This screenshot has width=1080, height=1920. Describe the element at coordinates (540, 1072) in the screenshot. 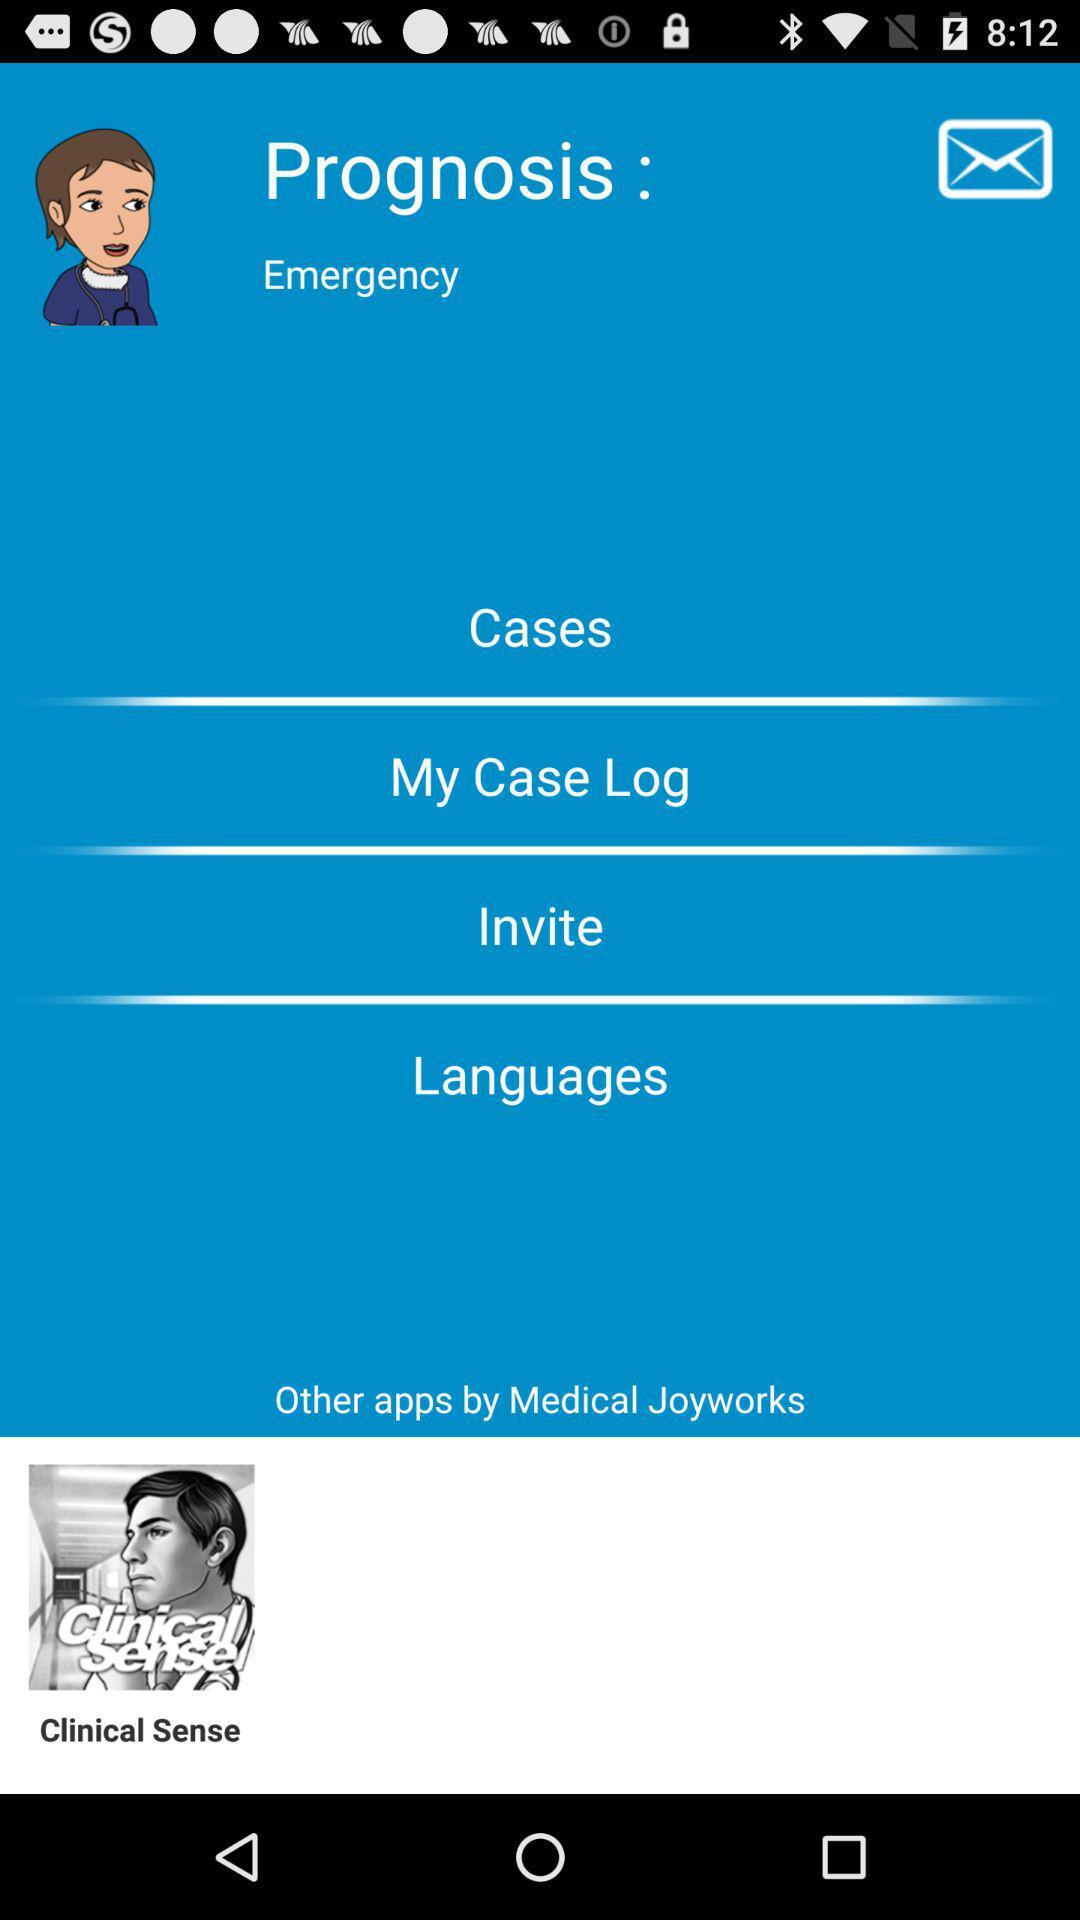

I see `item above other apps by app` at that location.